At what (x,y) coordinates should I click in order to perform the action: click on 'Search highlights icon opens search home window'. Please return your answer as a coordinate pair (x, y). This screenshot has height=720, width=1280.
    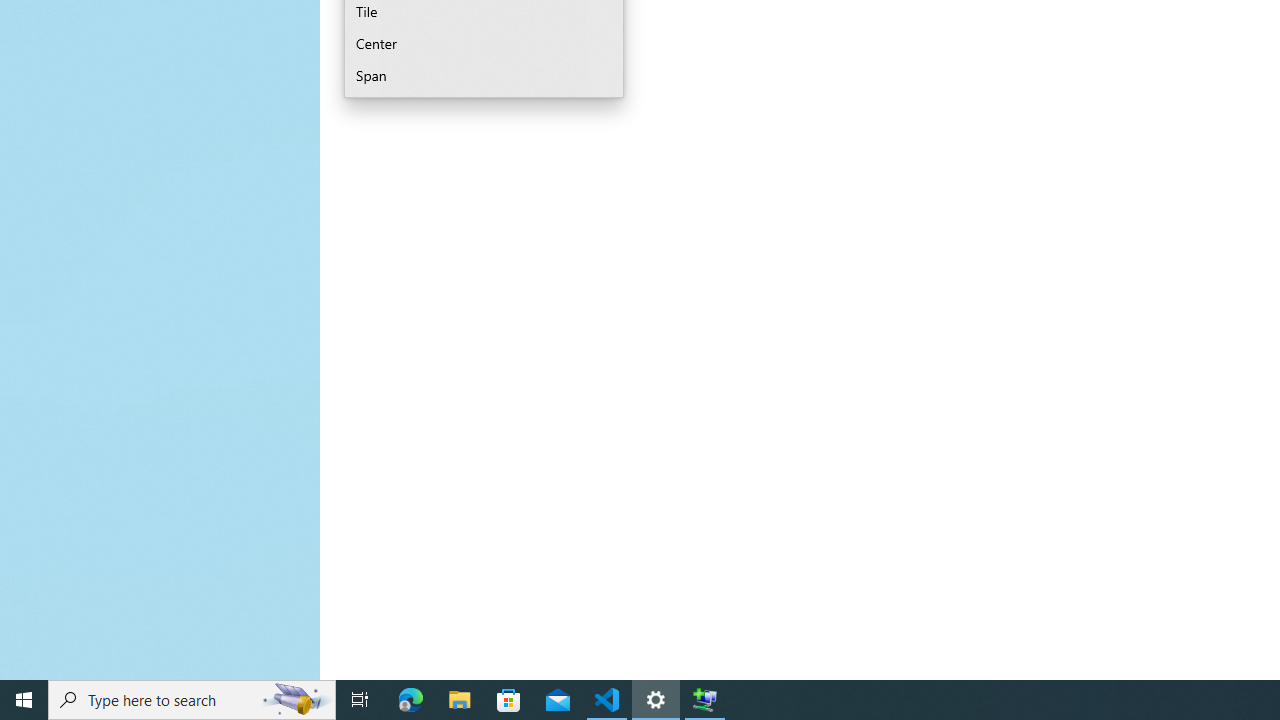
    Looking at the image, I should click on (294, 698).